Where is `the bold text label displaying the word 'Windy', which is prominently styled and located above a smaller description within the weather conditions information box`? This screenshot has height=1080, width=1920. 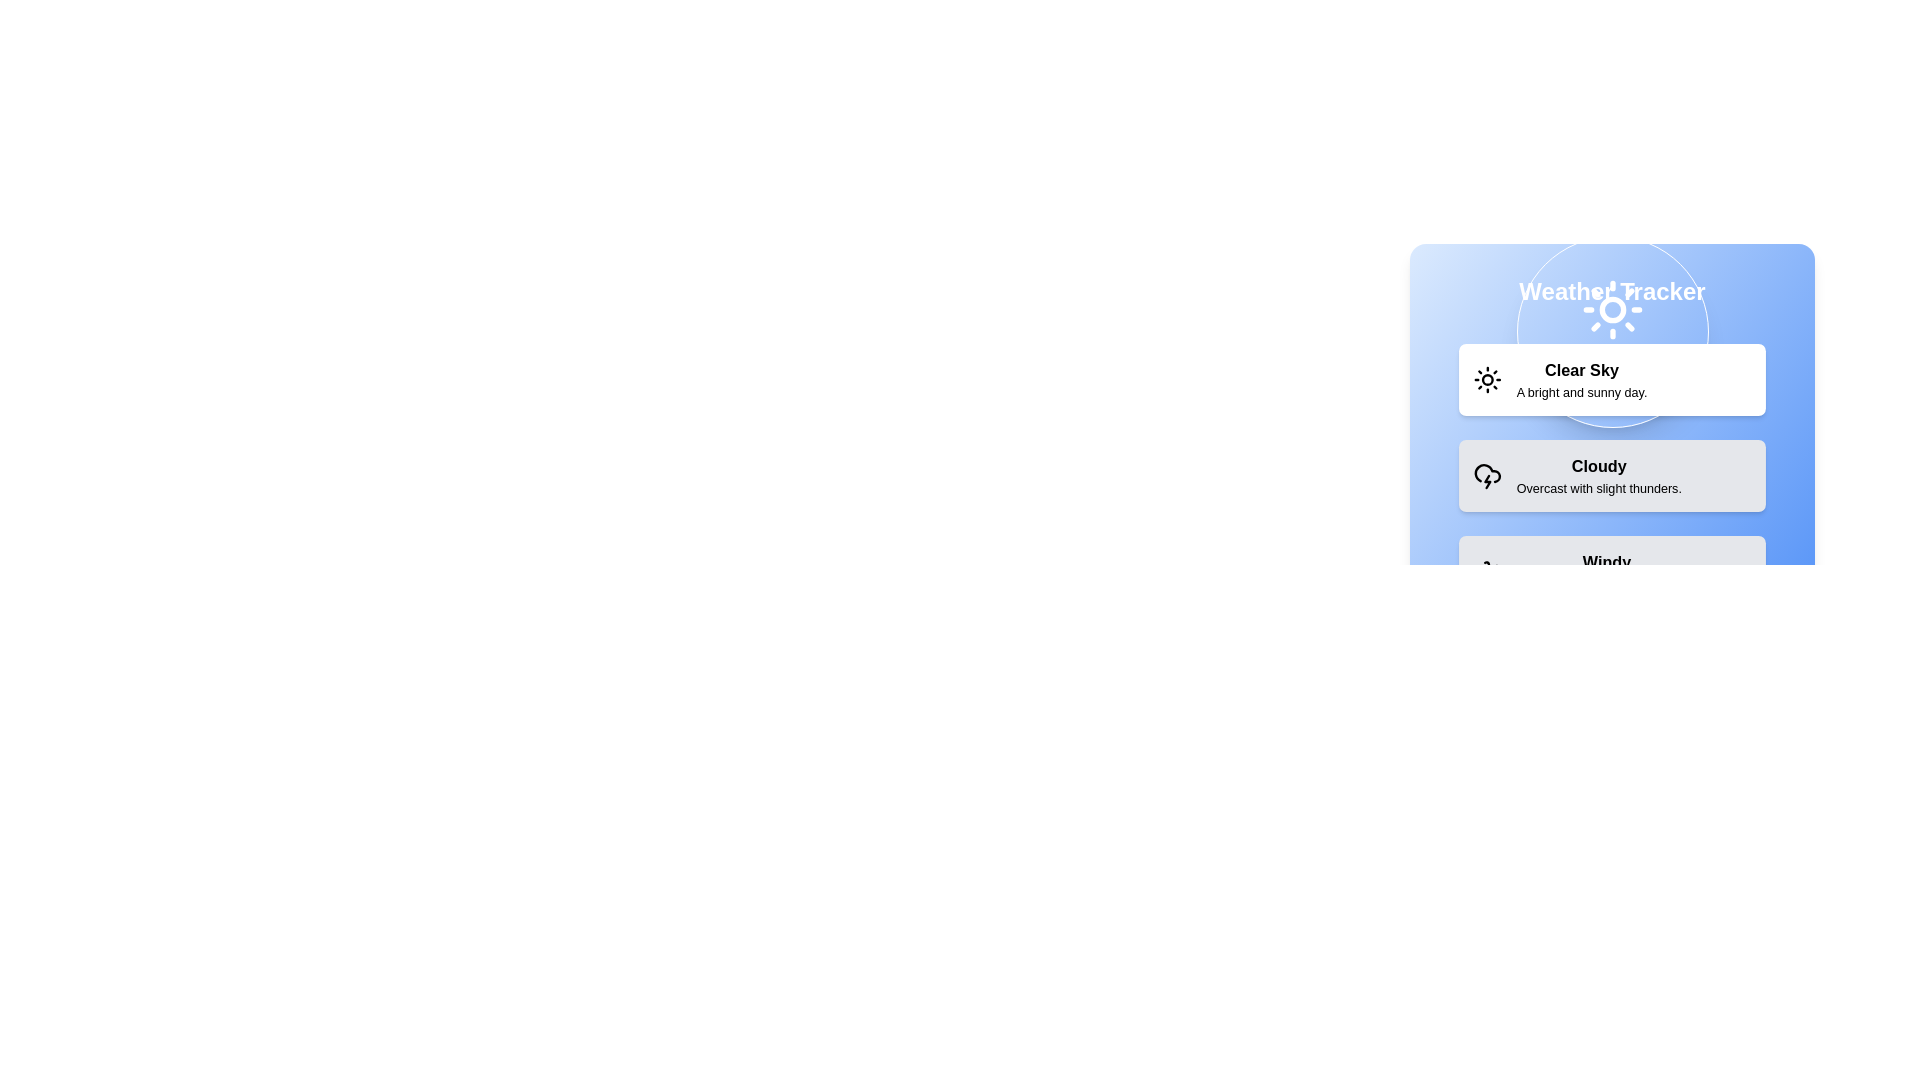 the bold text label displaying the word 'Windy', which is prominently styled and located above a smaller description within the weather conditions information box is located at coordinates (1607, 563).